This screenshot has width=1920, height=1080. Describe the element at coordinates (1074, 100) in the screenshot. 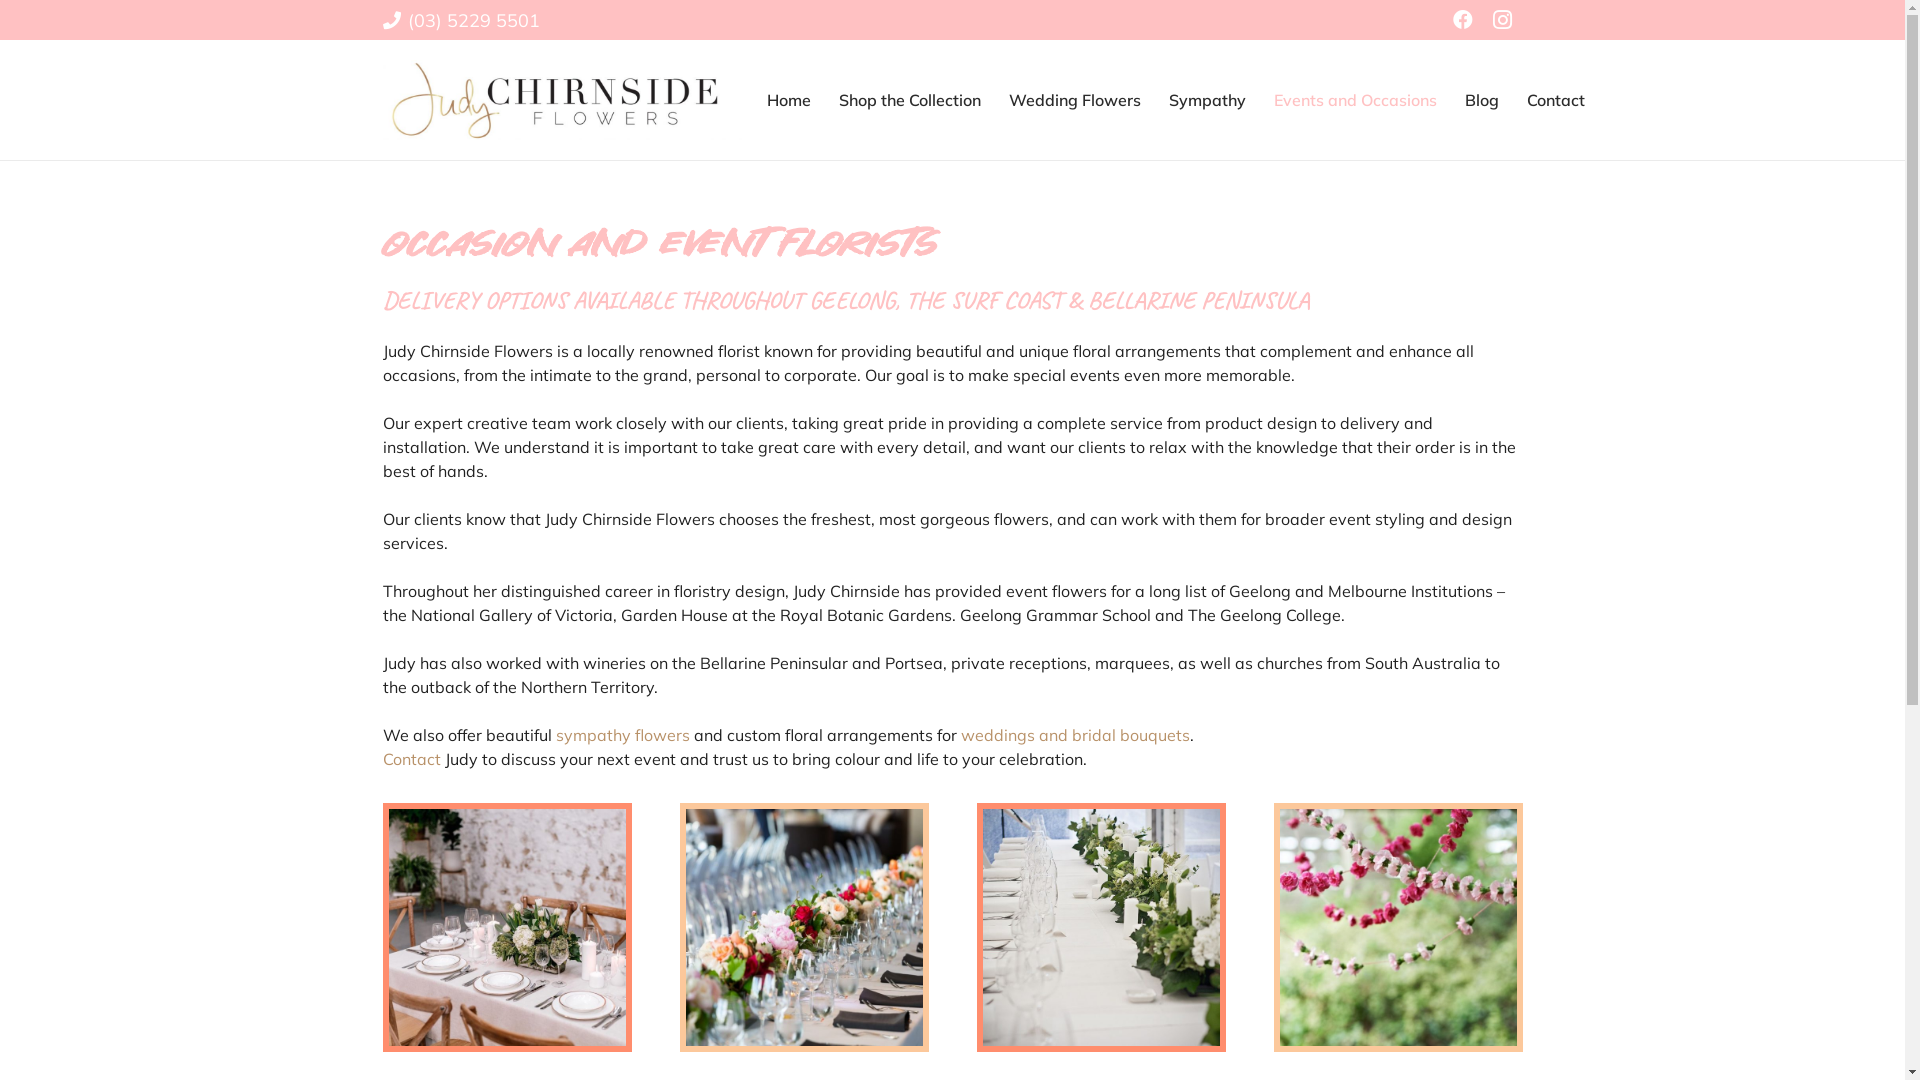

I see `'Wedding Flowers'` at that location.